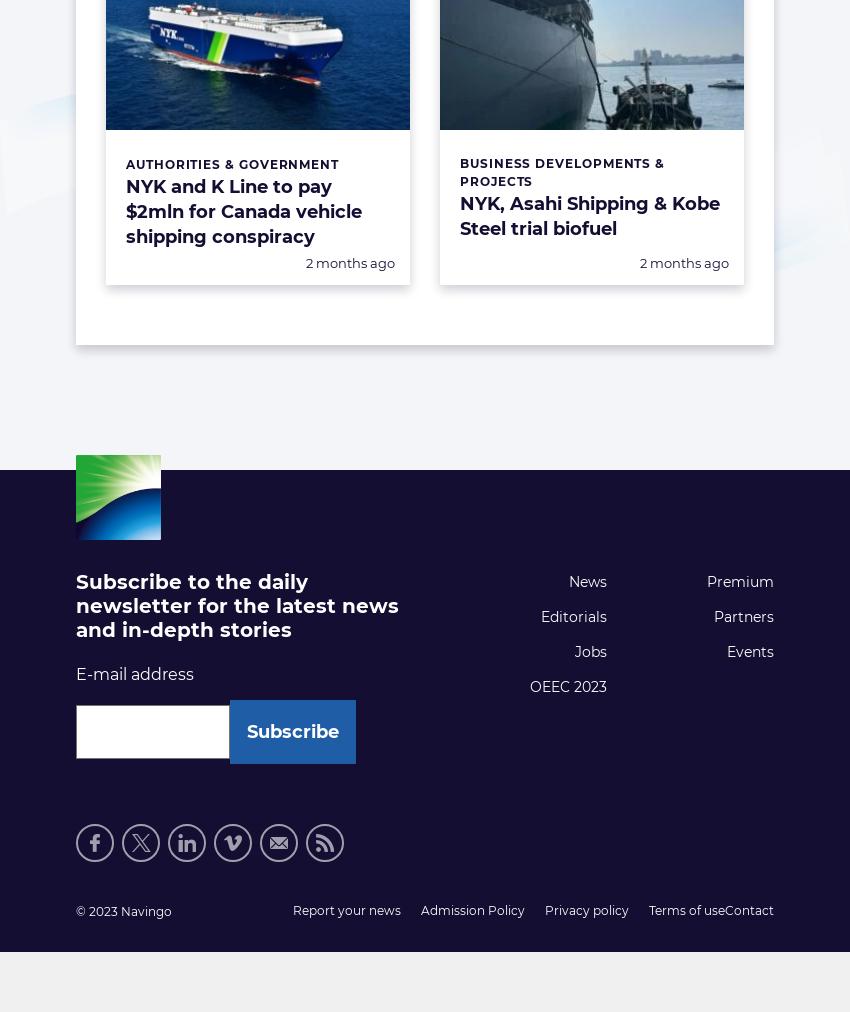 The height and width of the screenshot is (1012, 850). What do you see at coordinates (562, 171) in the screenshot?
I see `'Business Developments & Projects'` at bounding box center [562, 171].